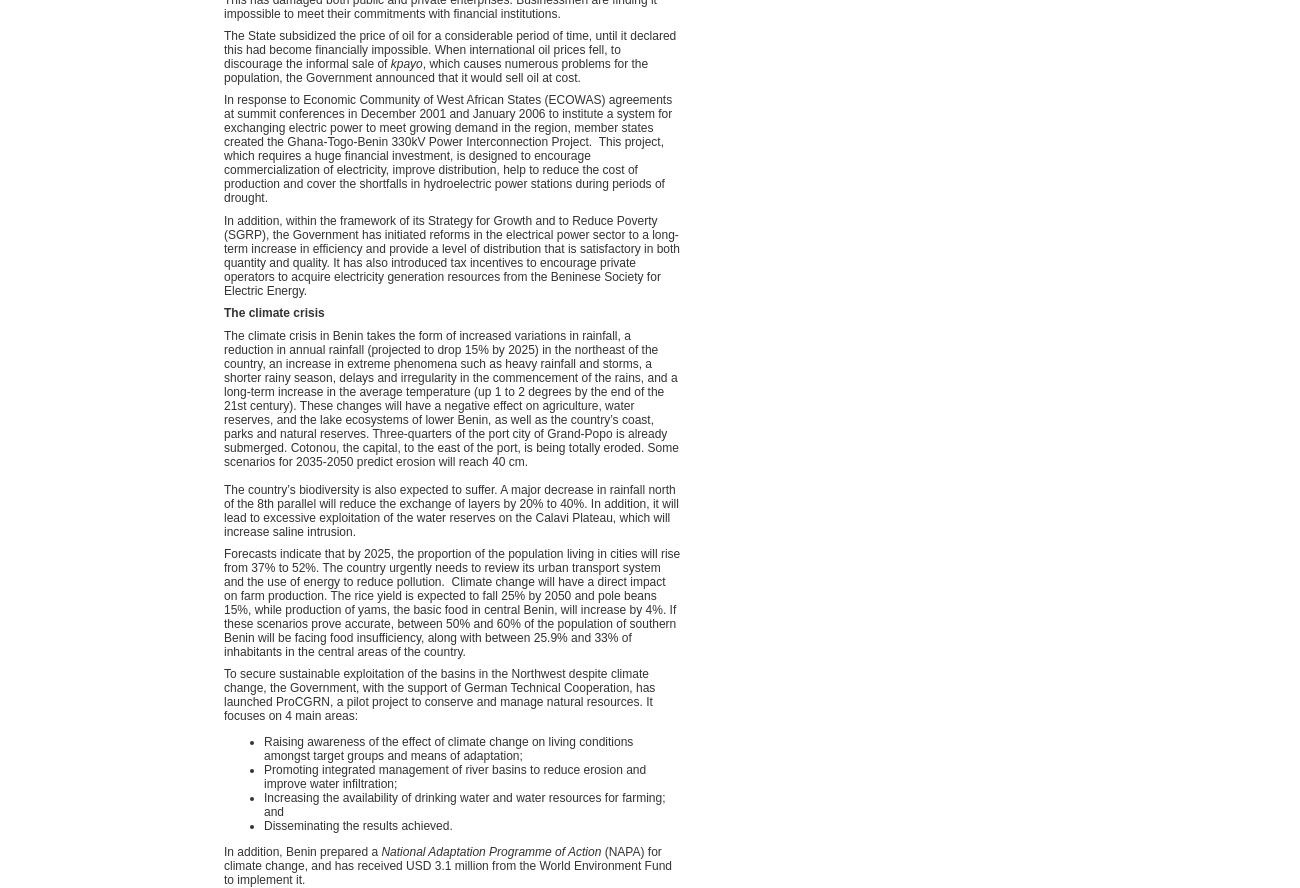  What do you see at coordinates (936, 590) in the screenshot?
I see `'United Kingdom'` at bounding box center [936, 590].